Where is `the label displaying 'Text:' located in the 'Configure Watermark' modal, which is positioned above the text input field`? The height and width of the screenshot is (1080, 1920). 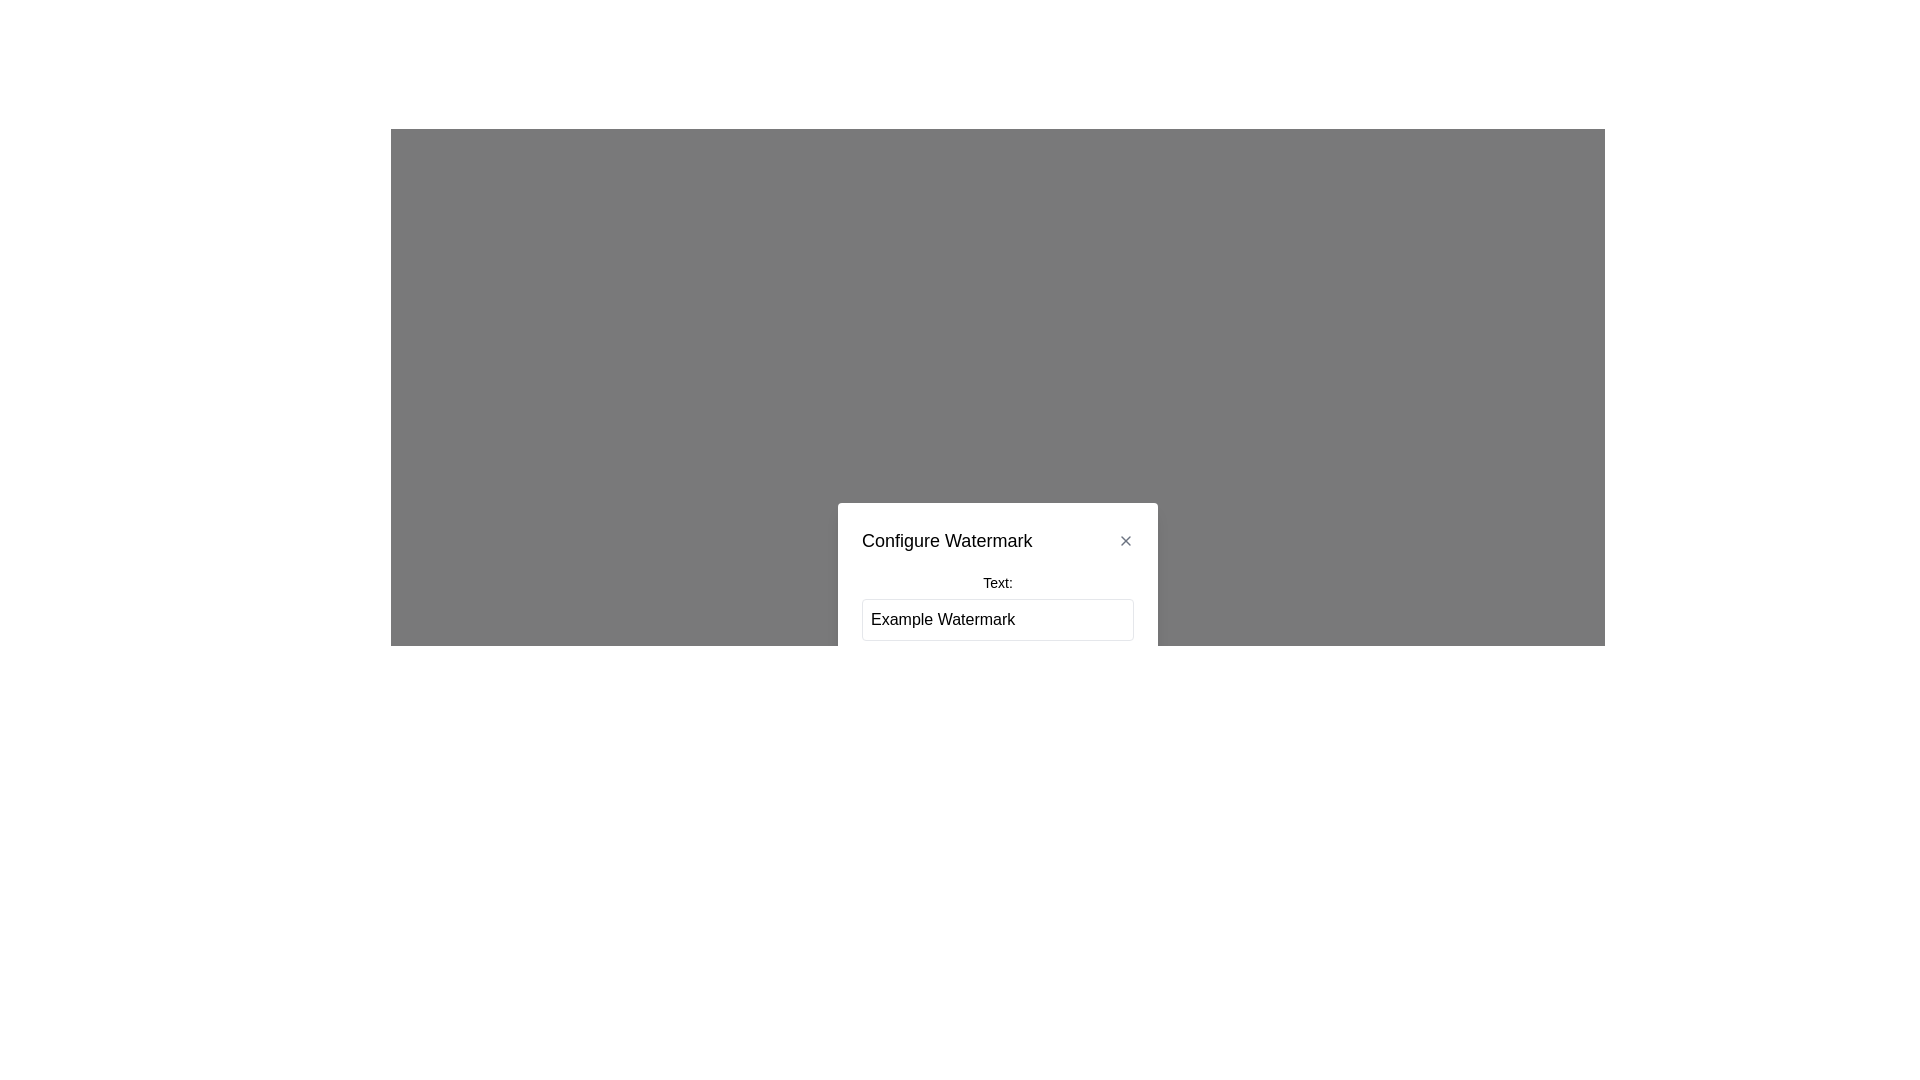 the label displaying 'Text:' located in the 'Configure Watermark' modal, which is positioned above the text input field is located at coordinates (998, 604).